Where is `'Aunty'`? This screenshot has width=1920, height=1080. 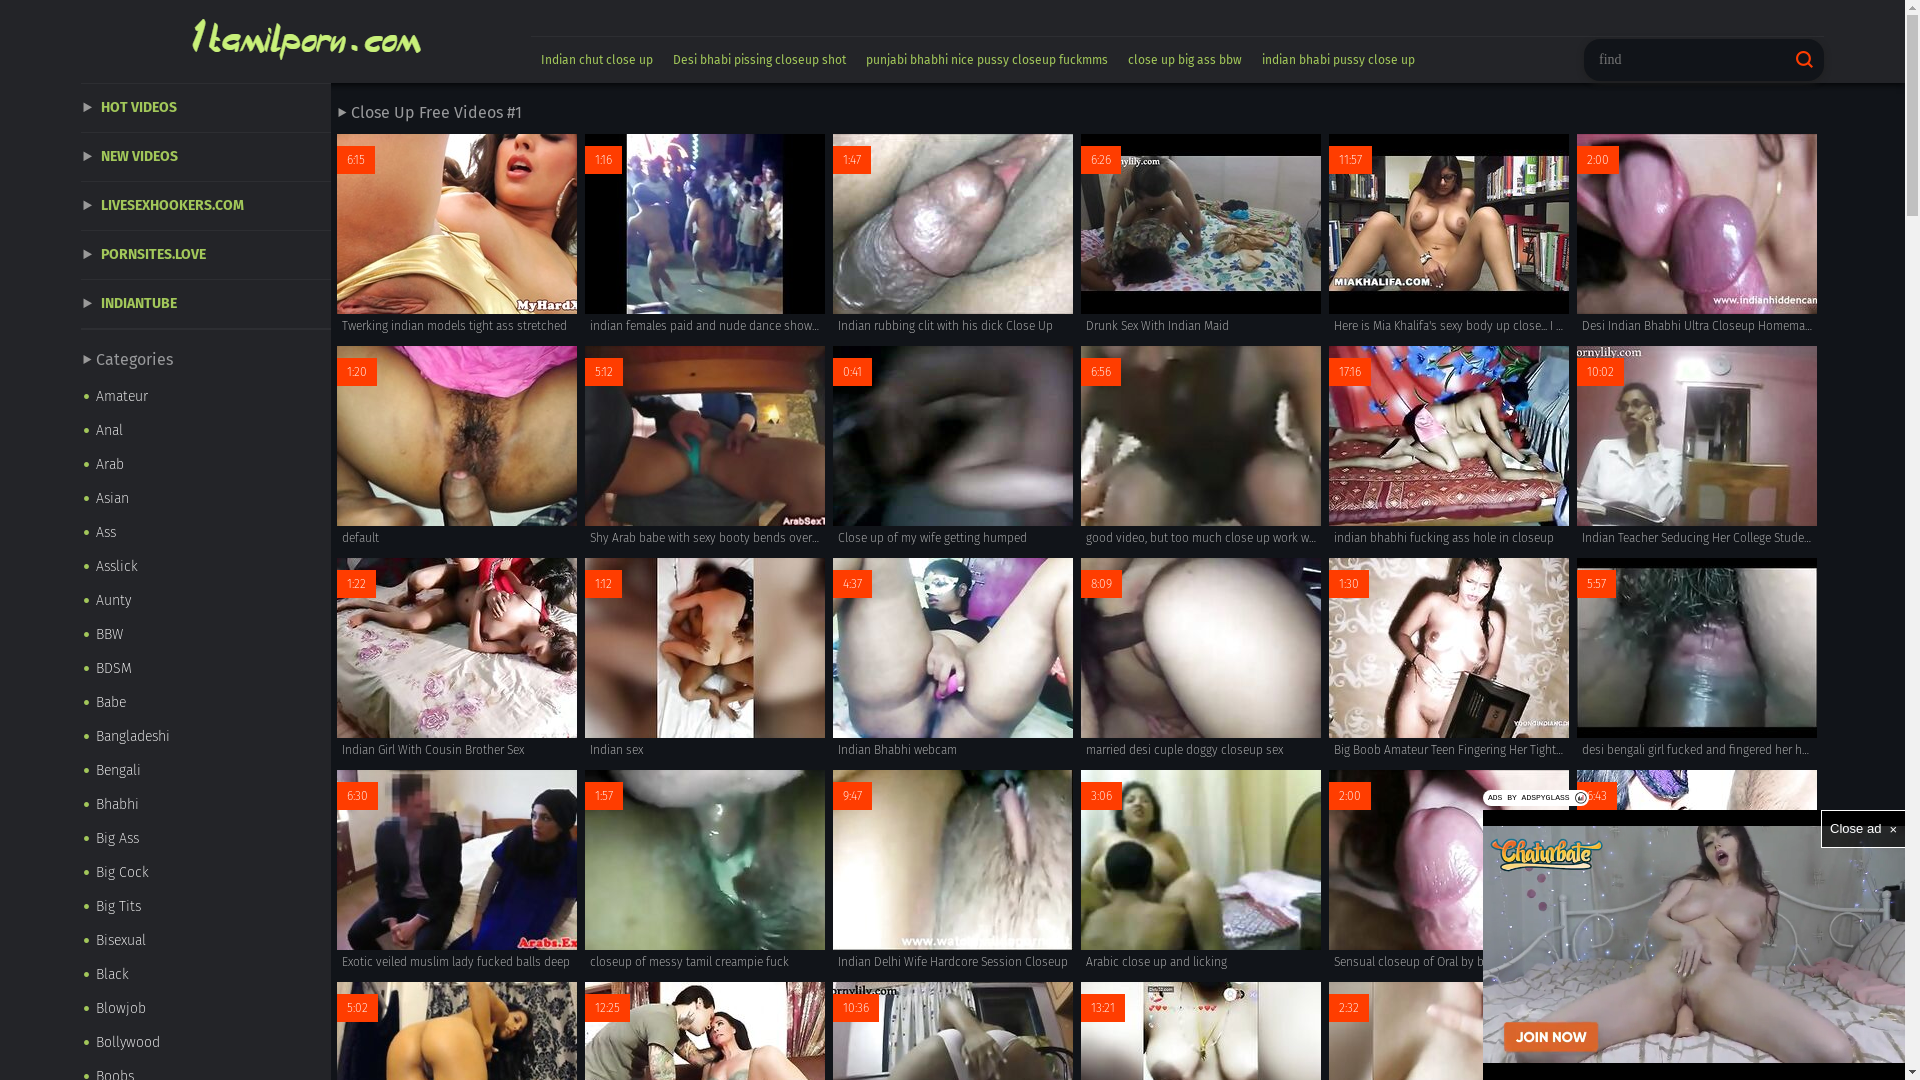
'Aunty' is located at coordinates (206, 600).